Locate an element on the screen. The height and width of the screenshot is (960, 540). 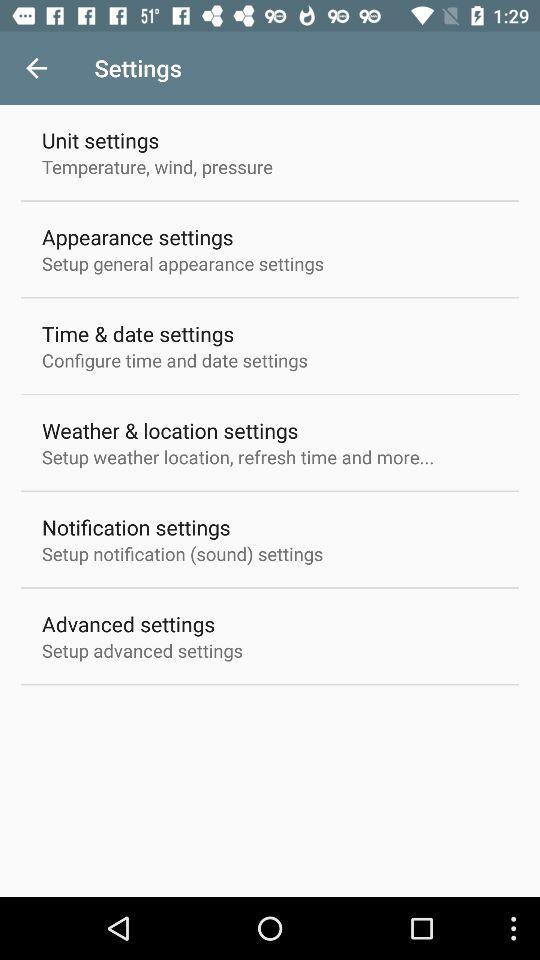
the item below the notification settings is located at coordinates (182, 553).